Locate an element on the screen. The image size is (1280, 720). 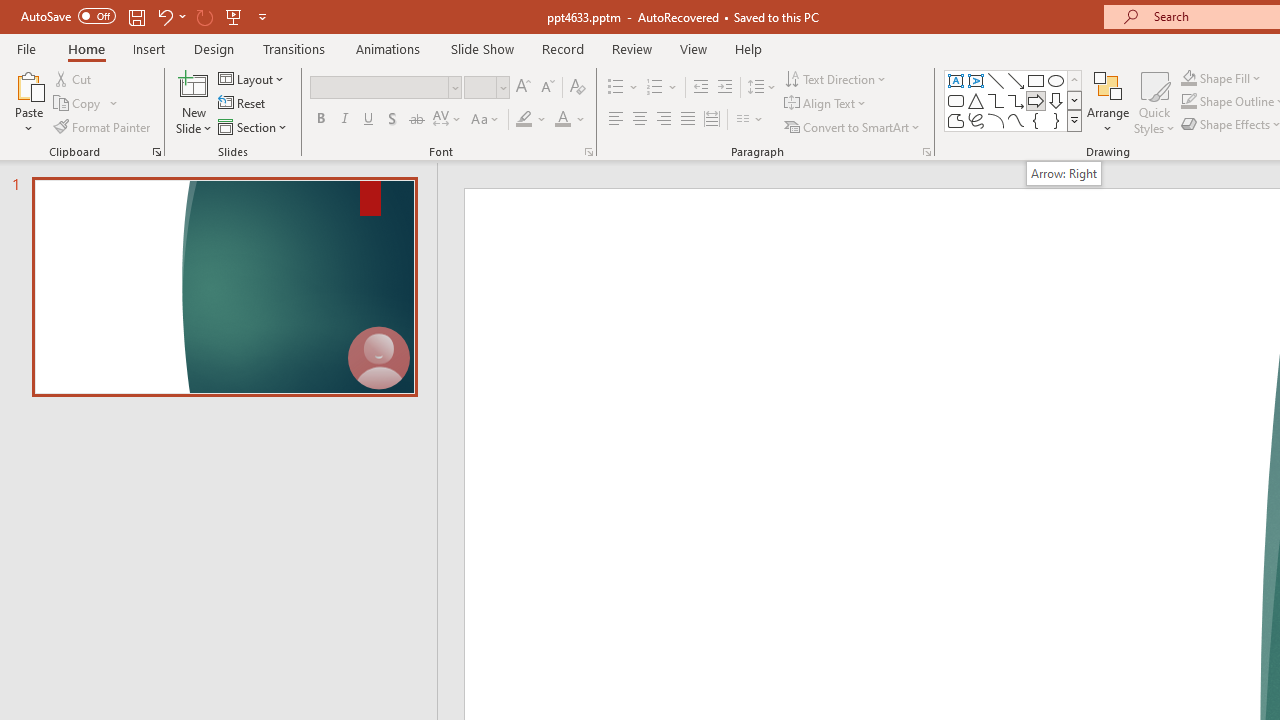
'Curve' is located at coordinates (1016, 120).